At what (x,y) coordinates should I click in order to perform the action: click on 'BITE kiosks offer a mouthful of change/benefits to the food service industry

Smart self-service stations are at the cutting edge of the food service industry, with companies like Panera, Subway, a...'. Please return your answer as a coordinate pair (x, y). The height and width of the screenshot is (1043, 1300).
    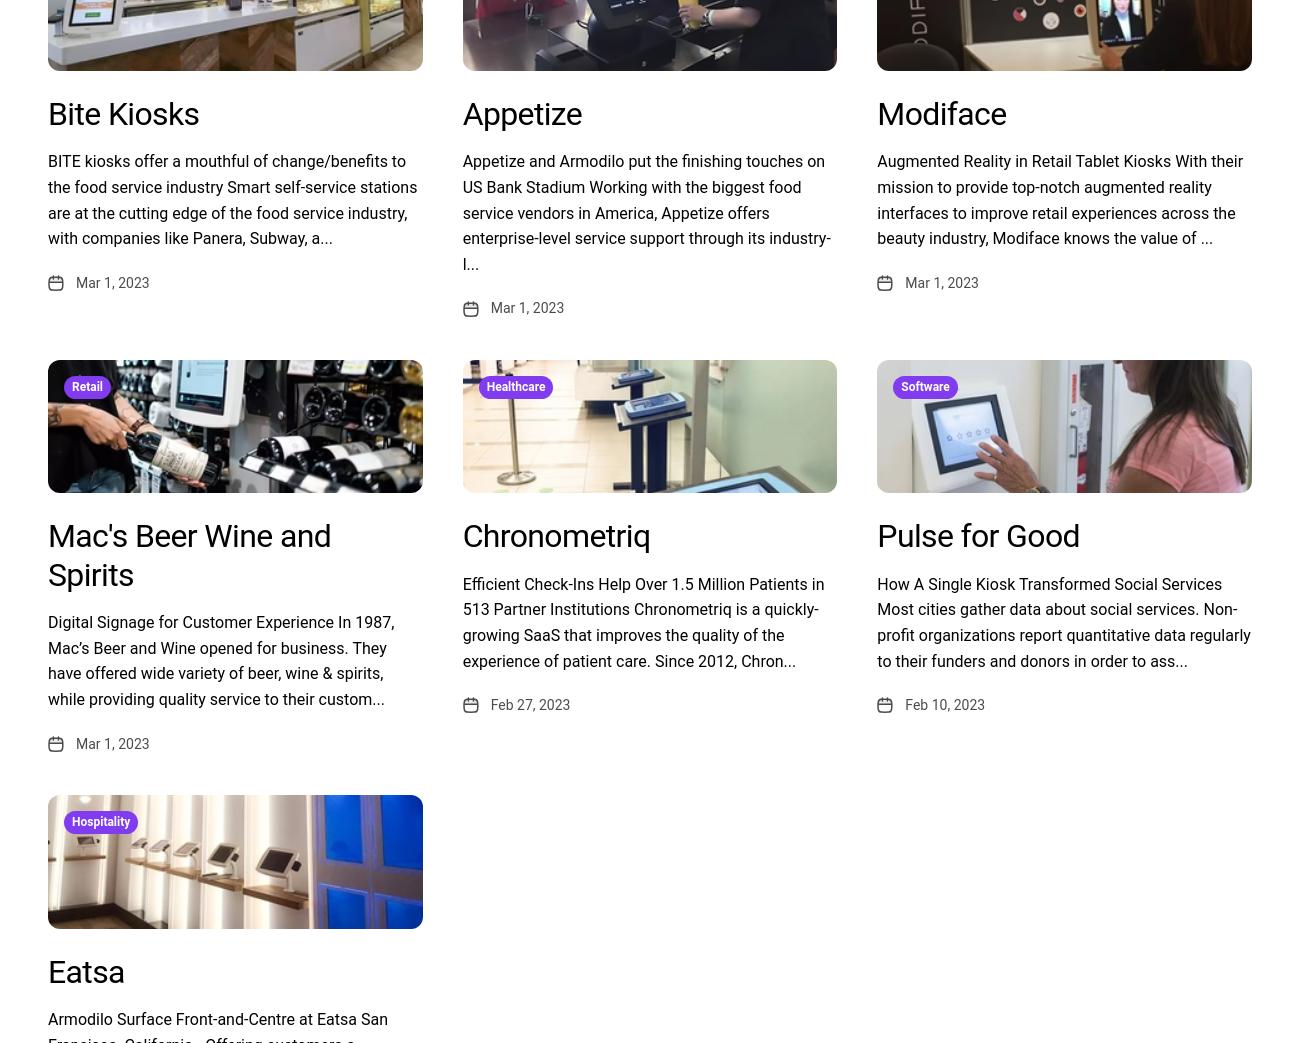
    Looking at the image, I should click on (231, 199).